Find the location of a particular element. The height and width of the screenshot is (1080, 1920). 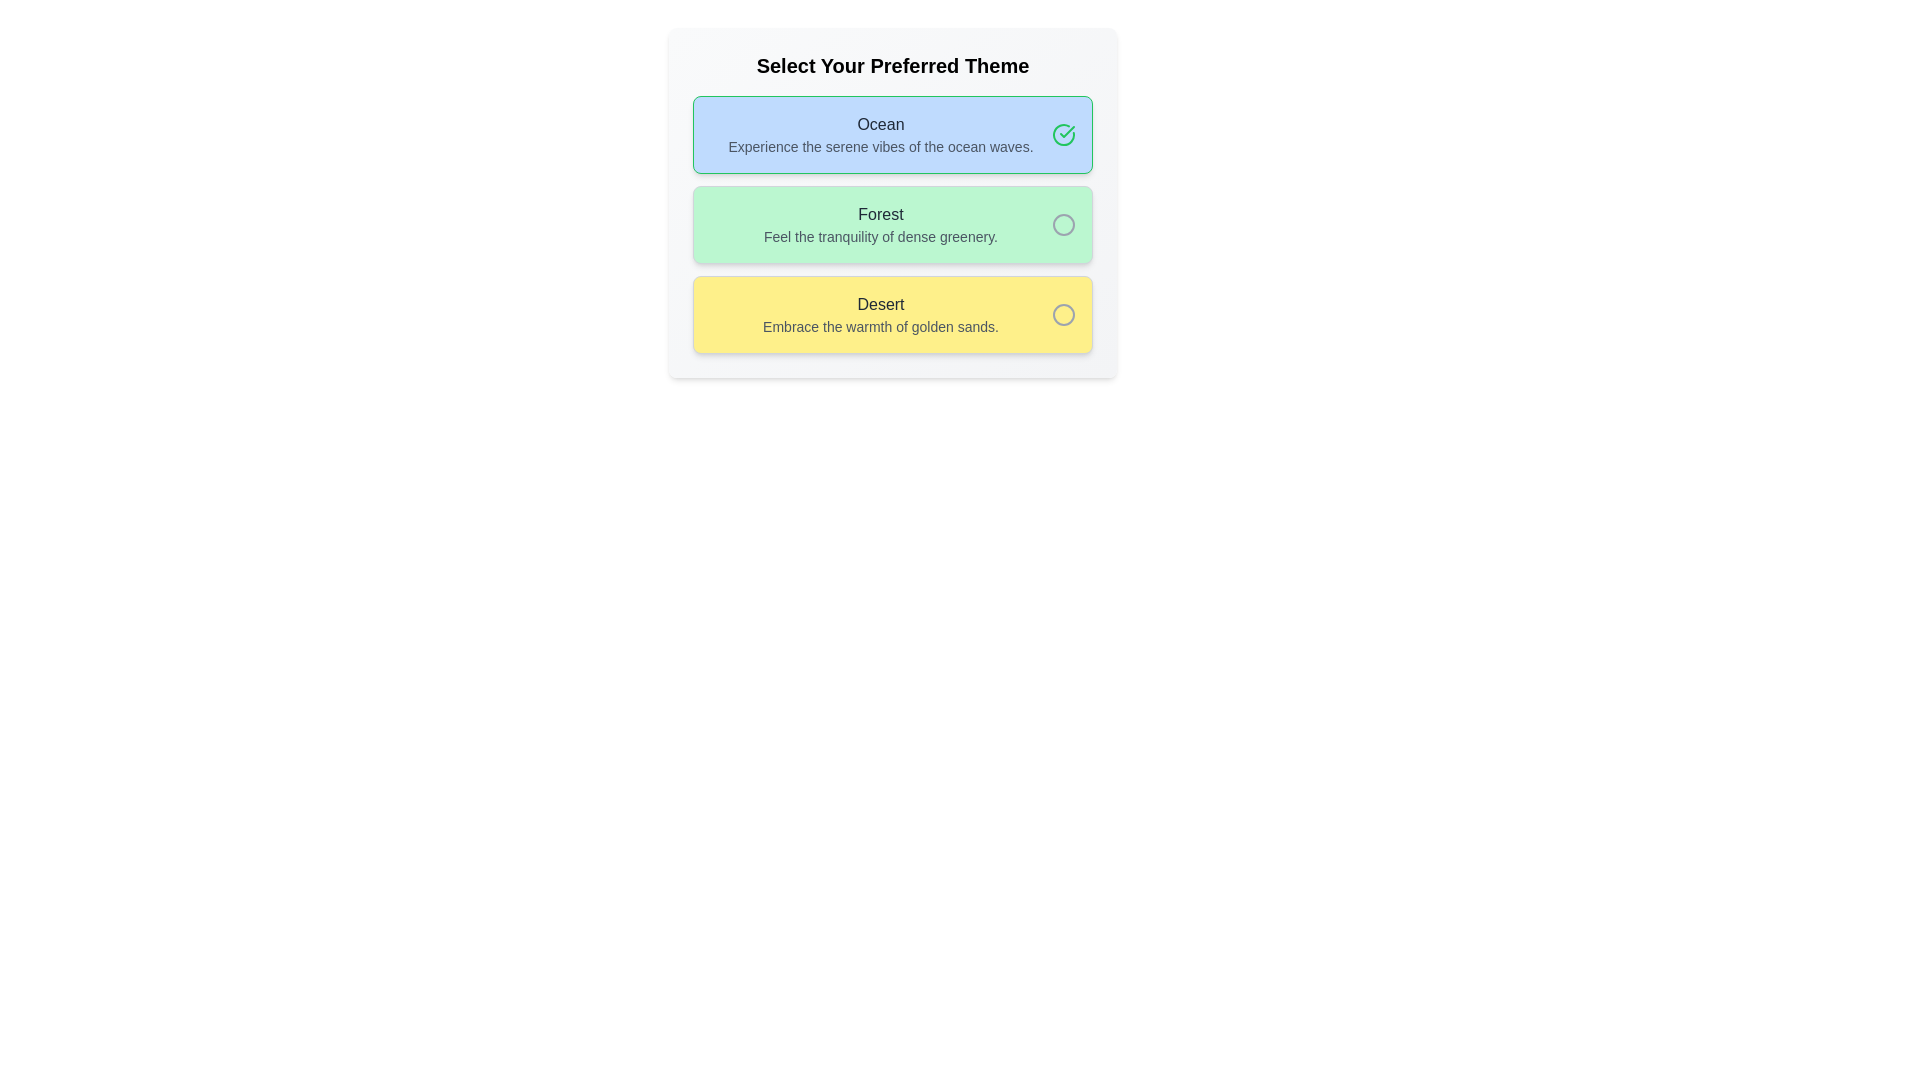

the text label that reads 'Feel the tranquility of dense greenery.' which is located below the headline 'Forest' and is styled with a smaller font size and grayish color, positioned within a light green background area is located at coordinates (880, 235).